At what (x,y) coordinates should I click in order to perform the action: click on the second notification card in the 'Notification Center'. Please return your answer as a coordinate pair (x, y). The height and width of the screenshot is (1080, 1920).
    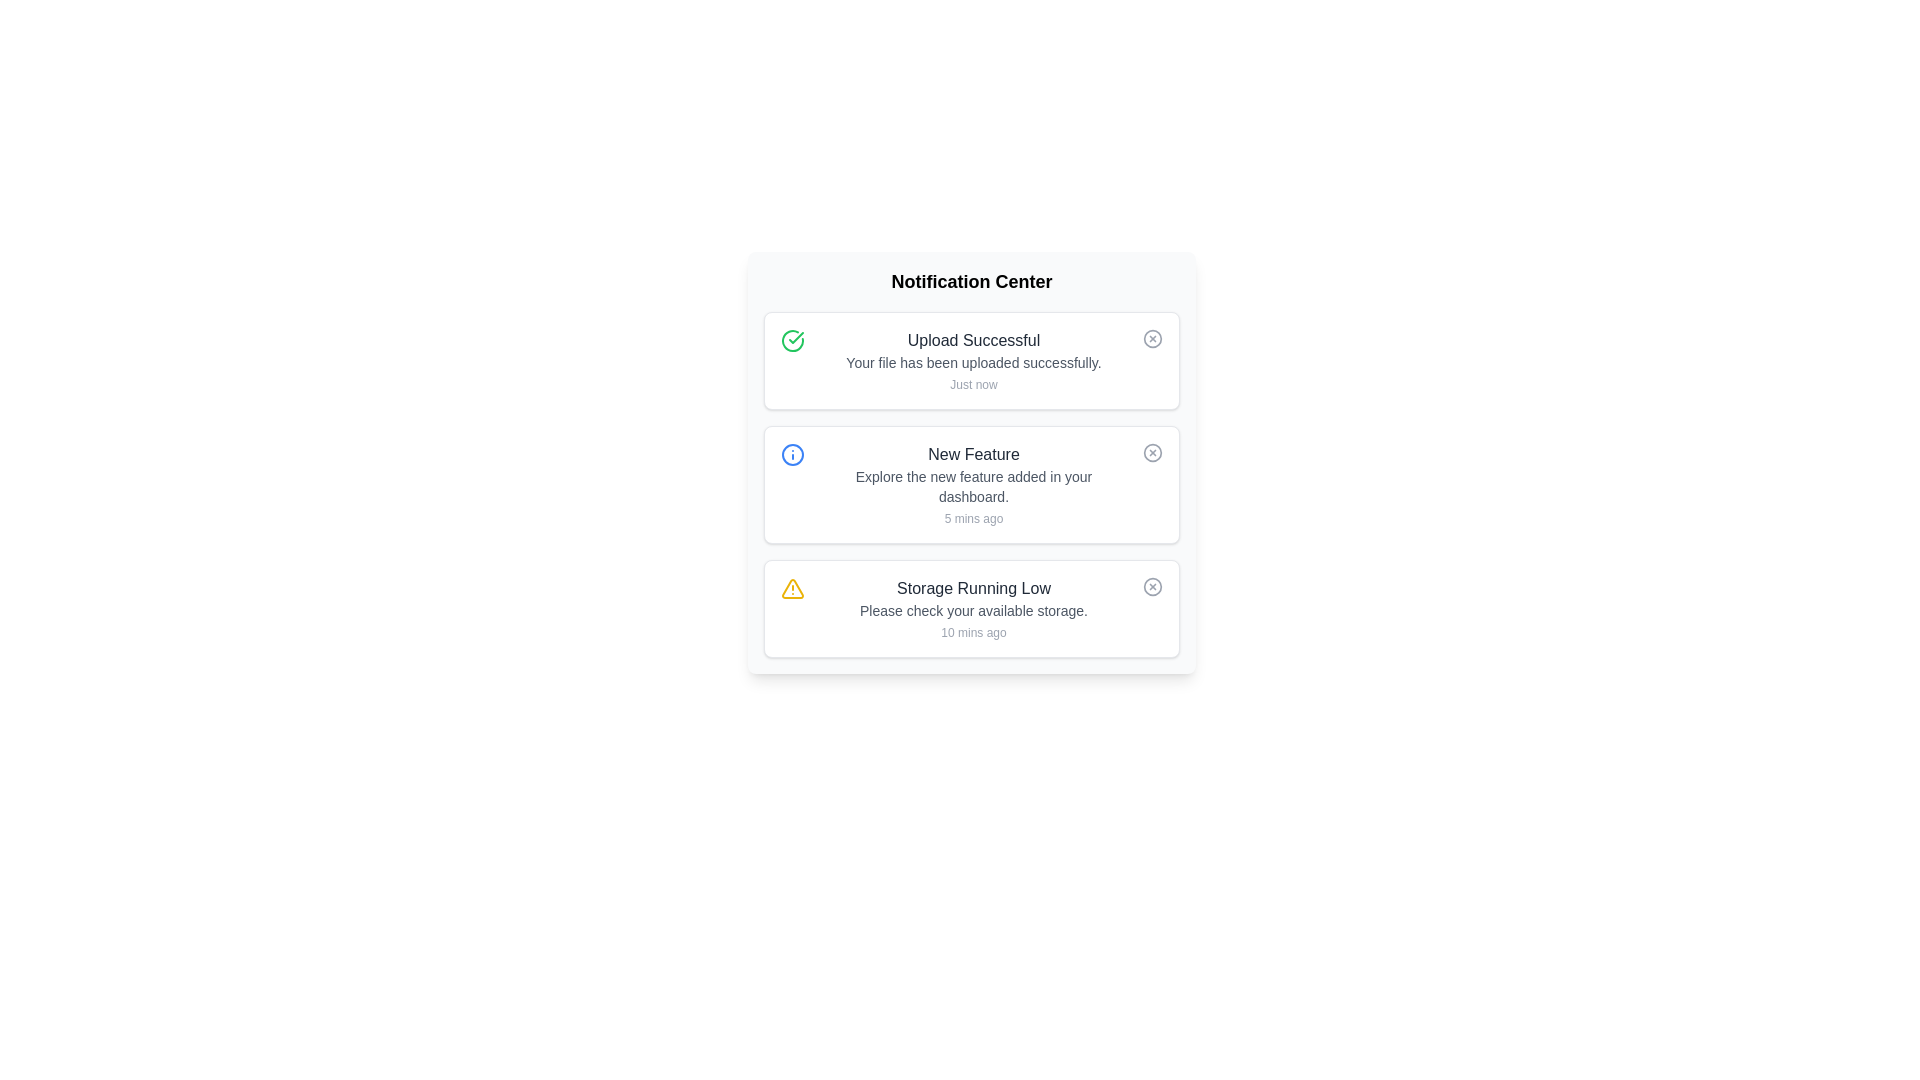
    Looking at the image, I should click on (971, 485).